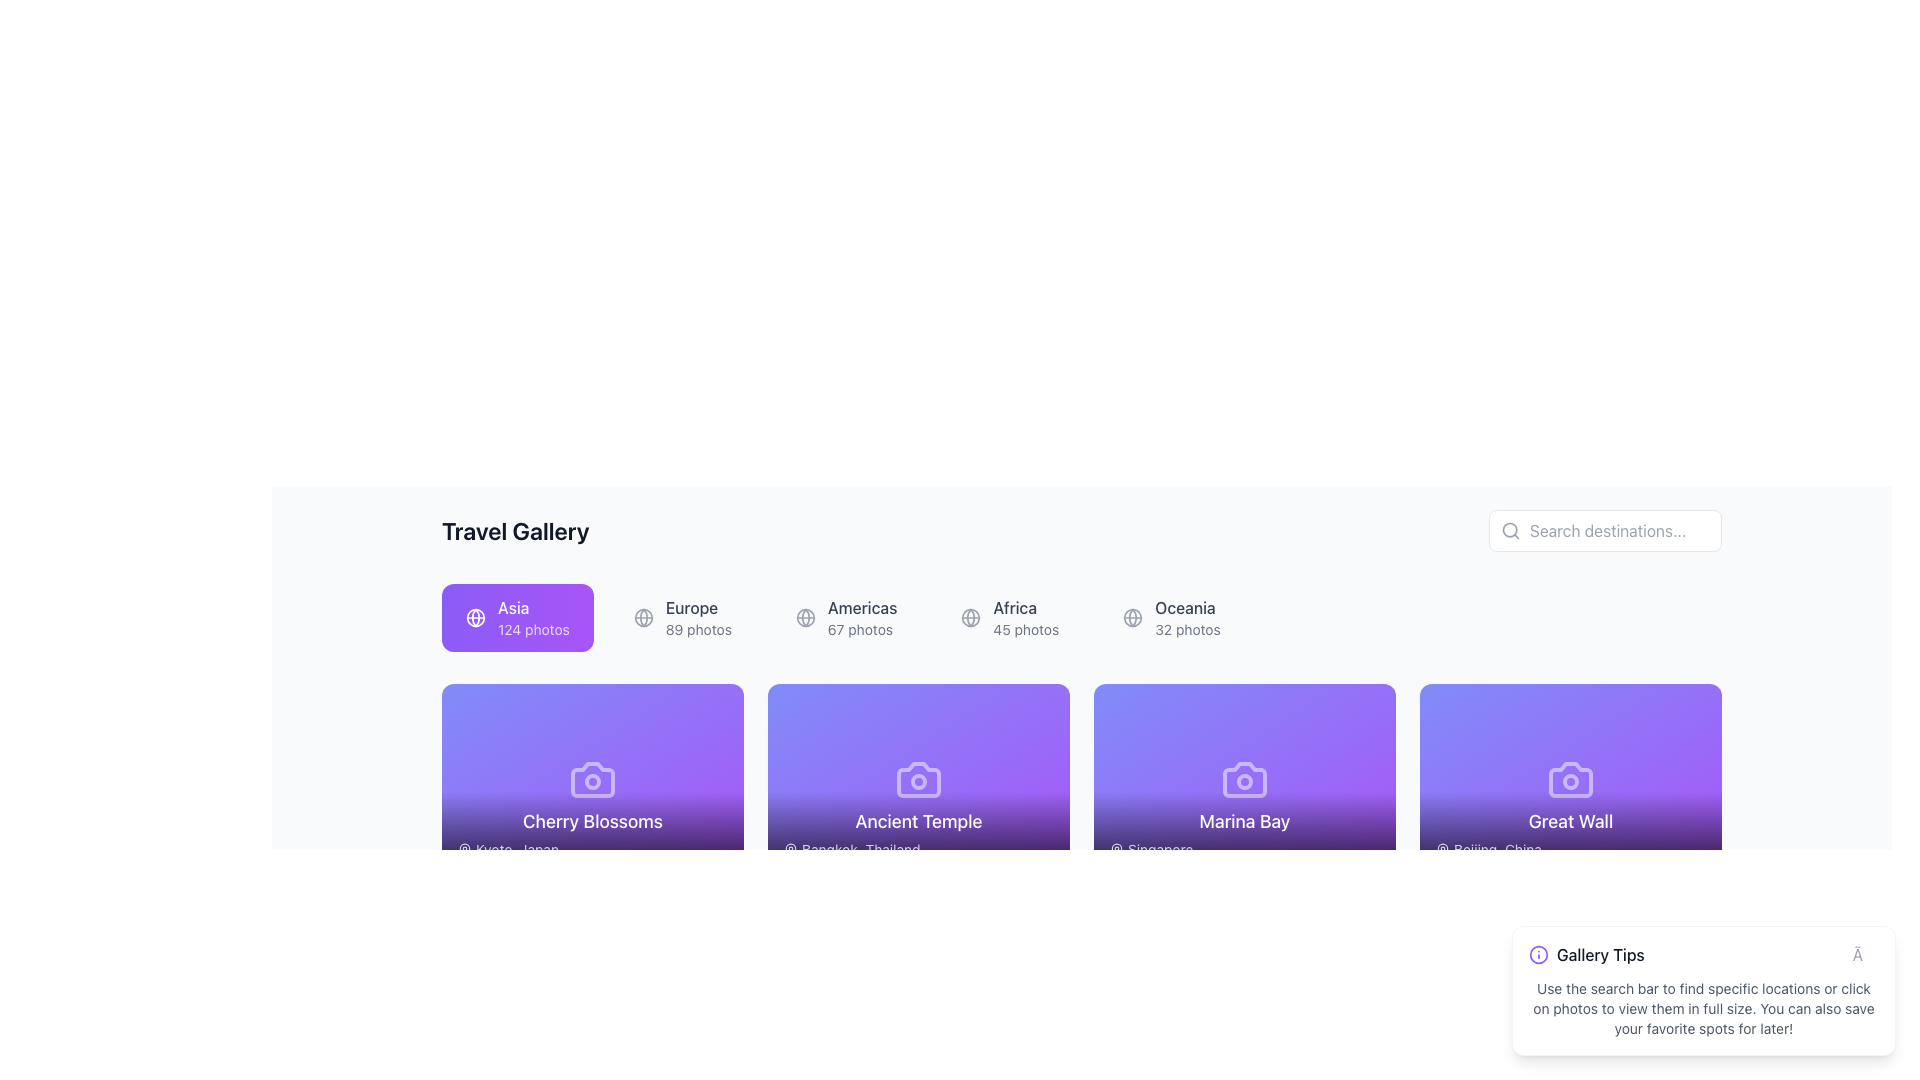  Describe the element at coordinates (1116, 848) in the screenshot. I see `the map pin icon, which is a stroke-only design located above the 'Marina Bay' label in the grid of cards` at that location.